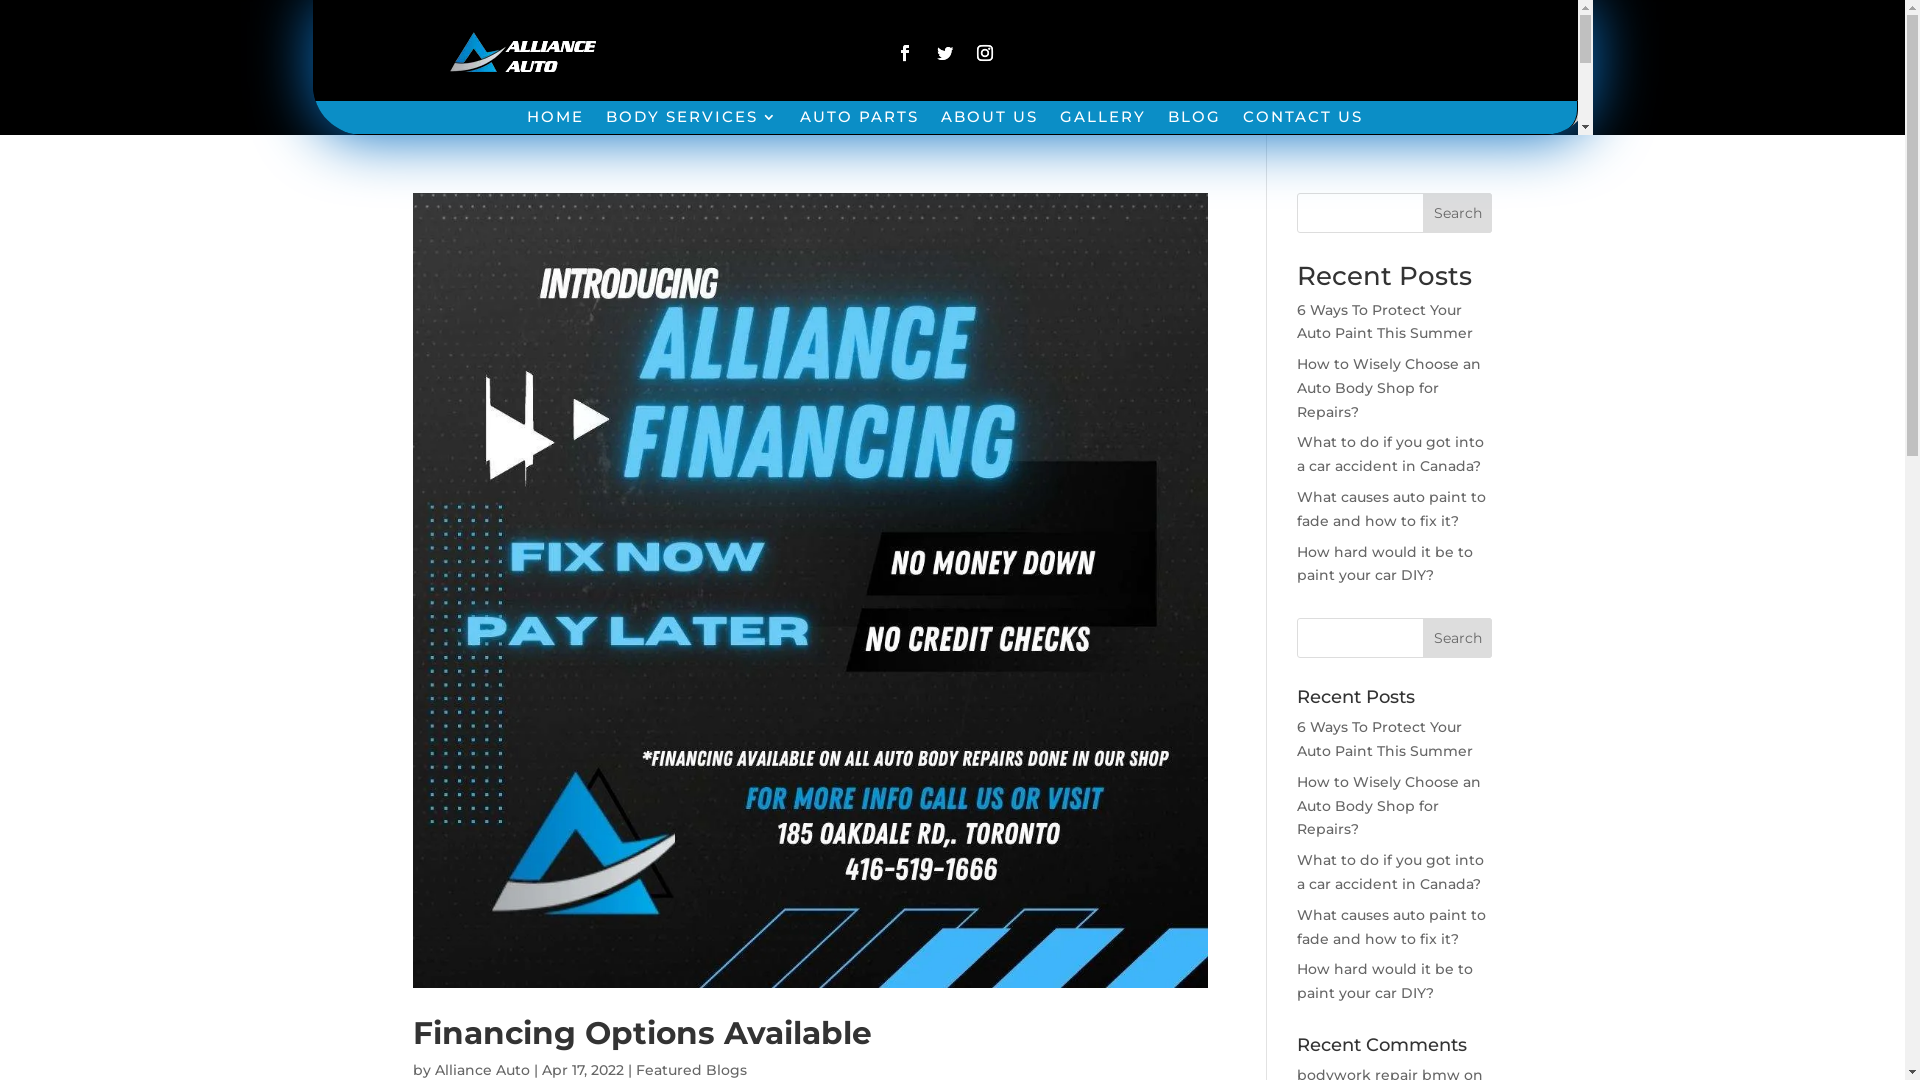 The image size is (1920, 1080). What do you see at coordinates (944, 52) in the screenshot?
I see `'Follow on Twitter'` at bounding box center [944, 52].